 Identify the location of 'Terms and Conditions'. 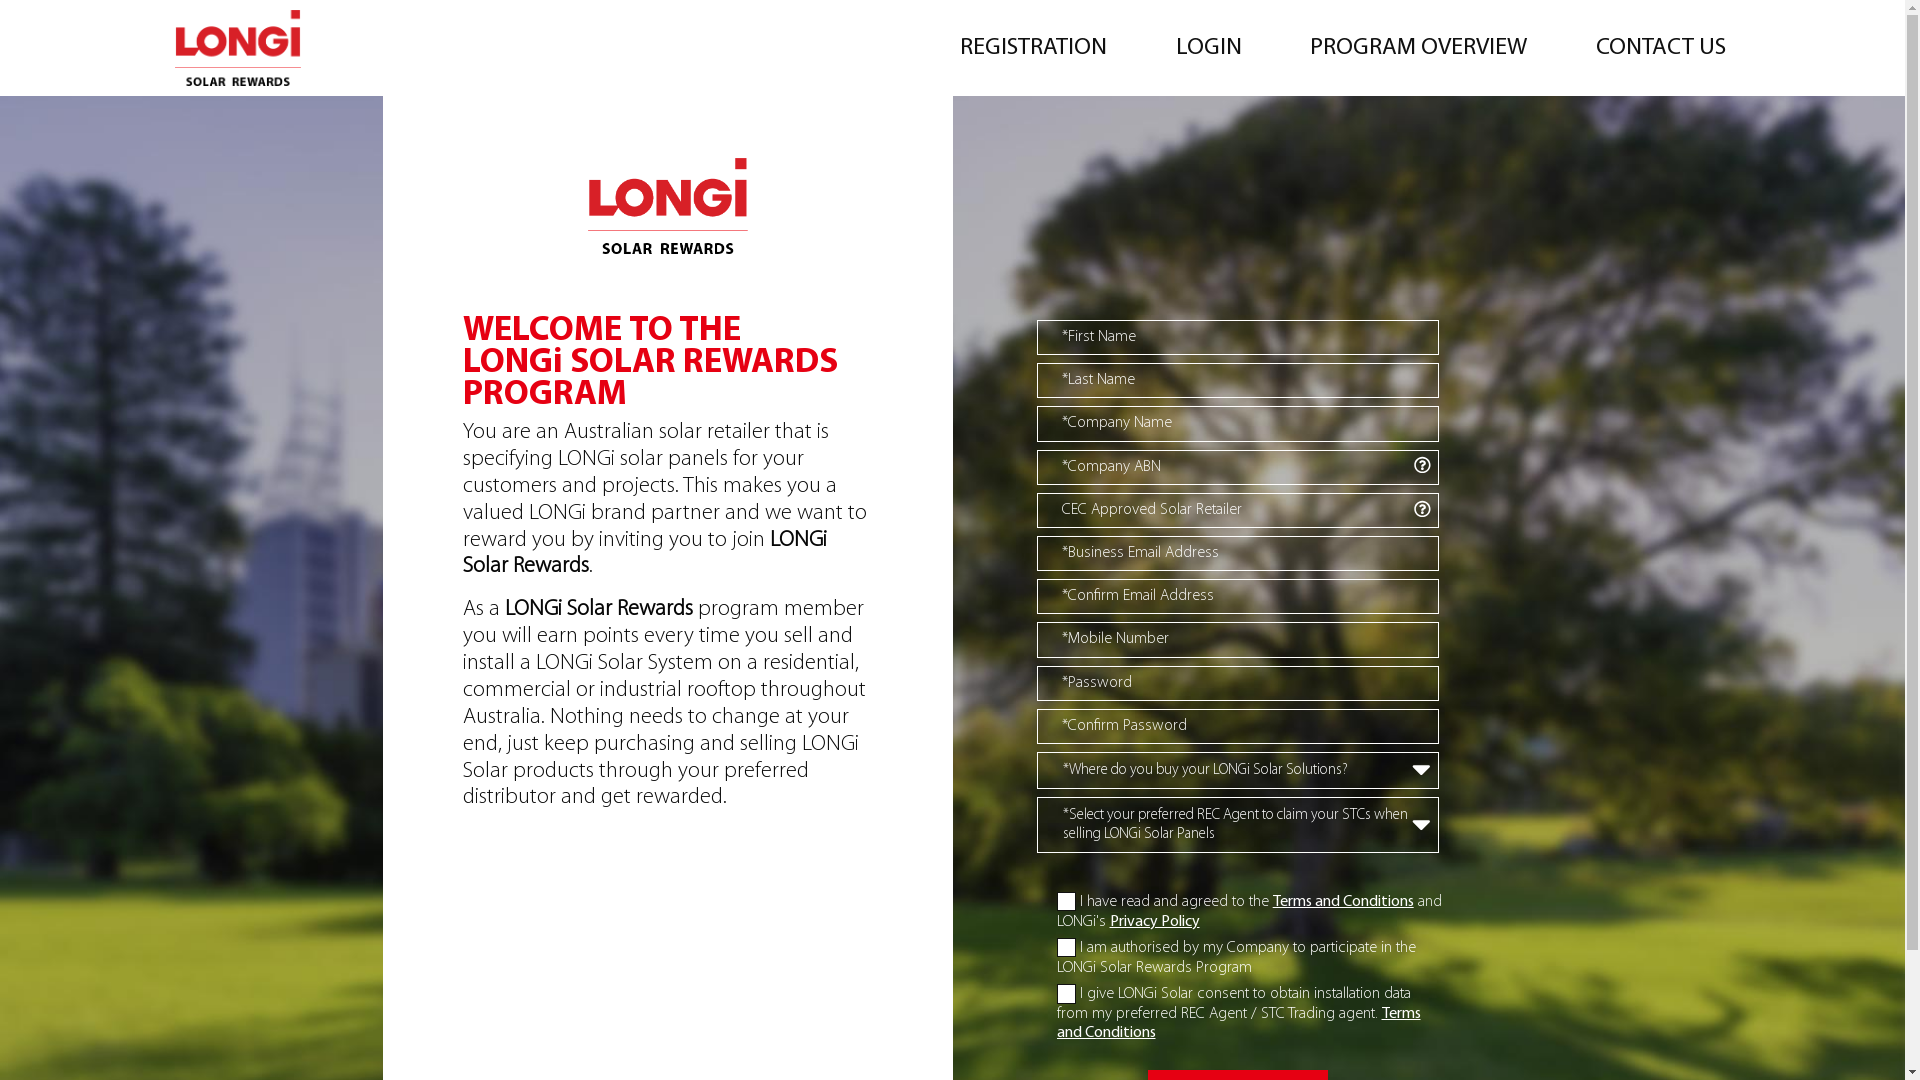
(1343, 902).